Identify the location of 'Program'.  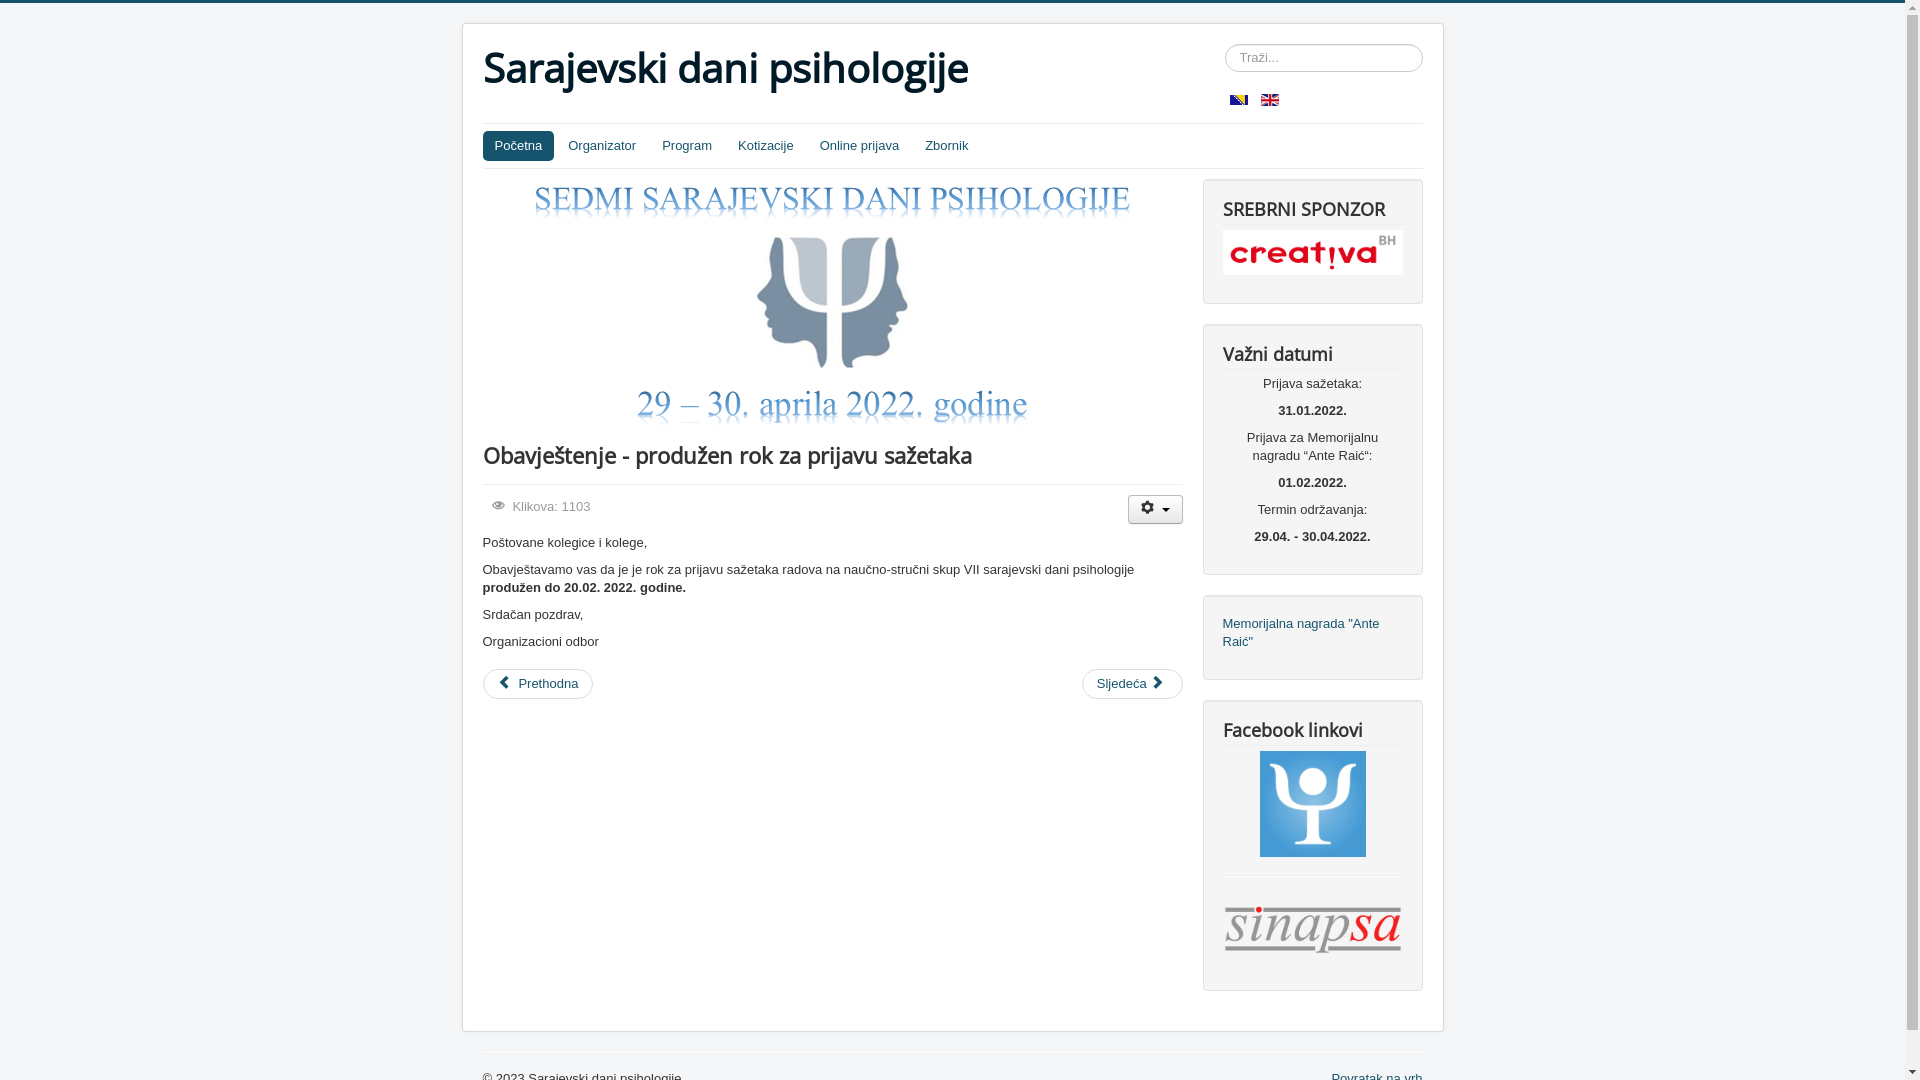
(686, 145).